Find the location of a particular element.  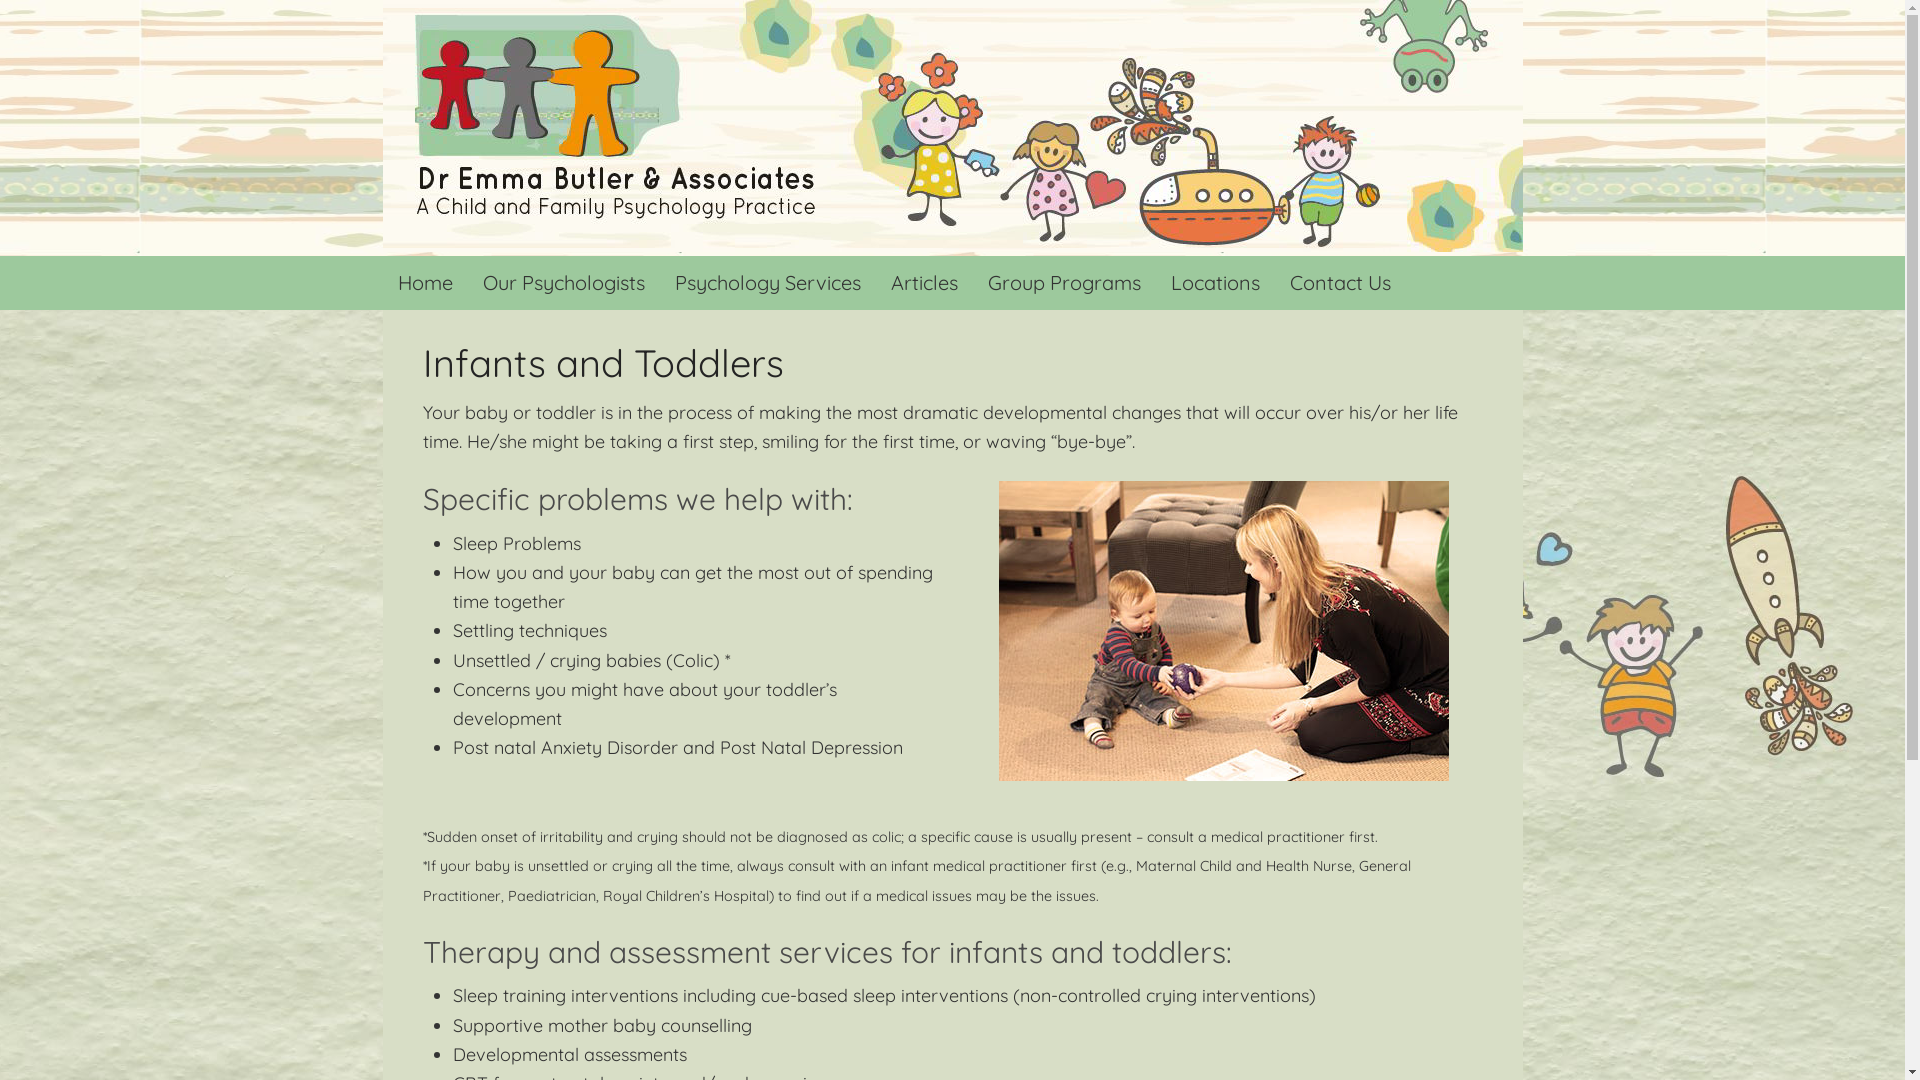

'Psychology Services' is located at coordinates (660, 282).